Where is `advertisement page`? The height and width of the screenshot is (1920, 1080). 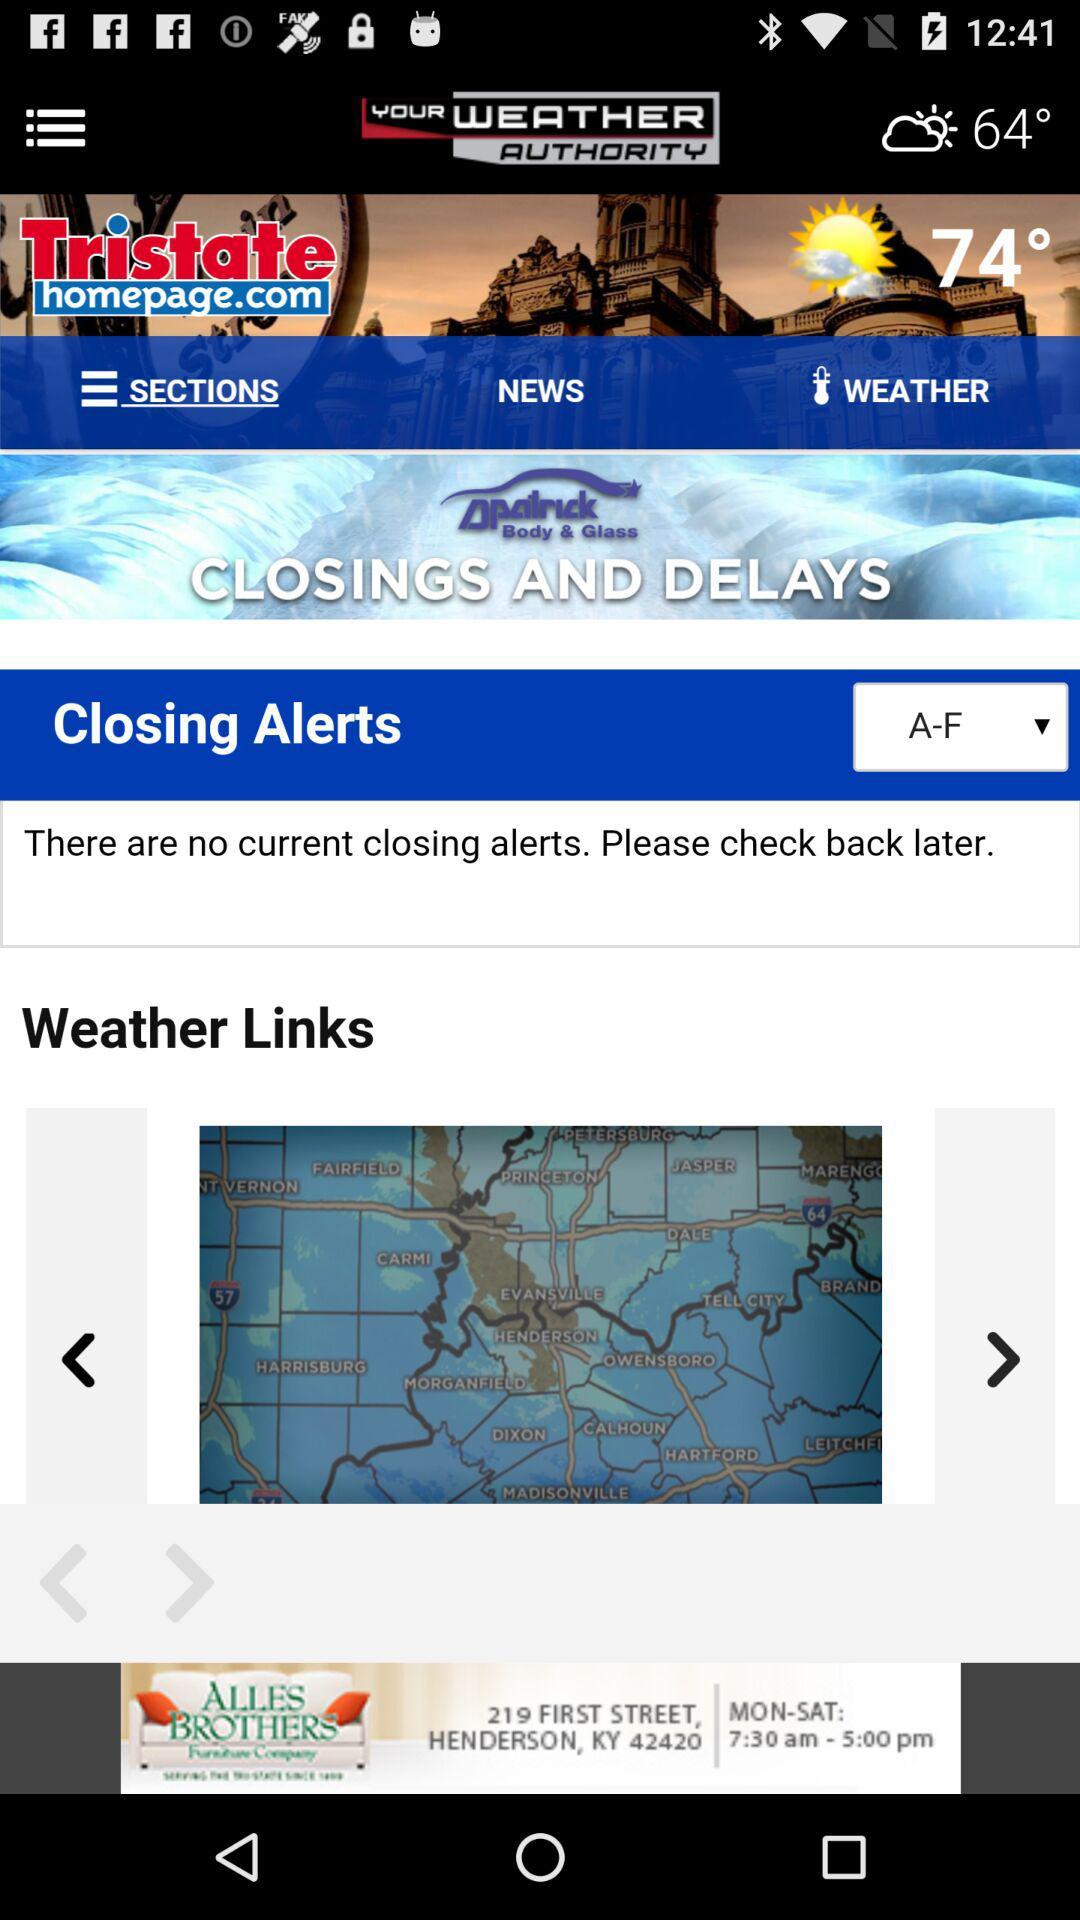 advertisement page is located at coordinates (540, 849).